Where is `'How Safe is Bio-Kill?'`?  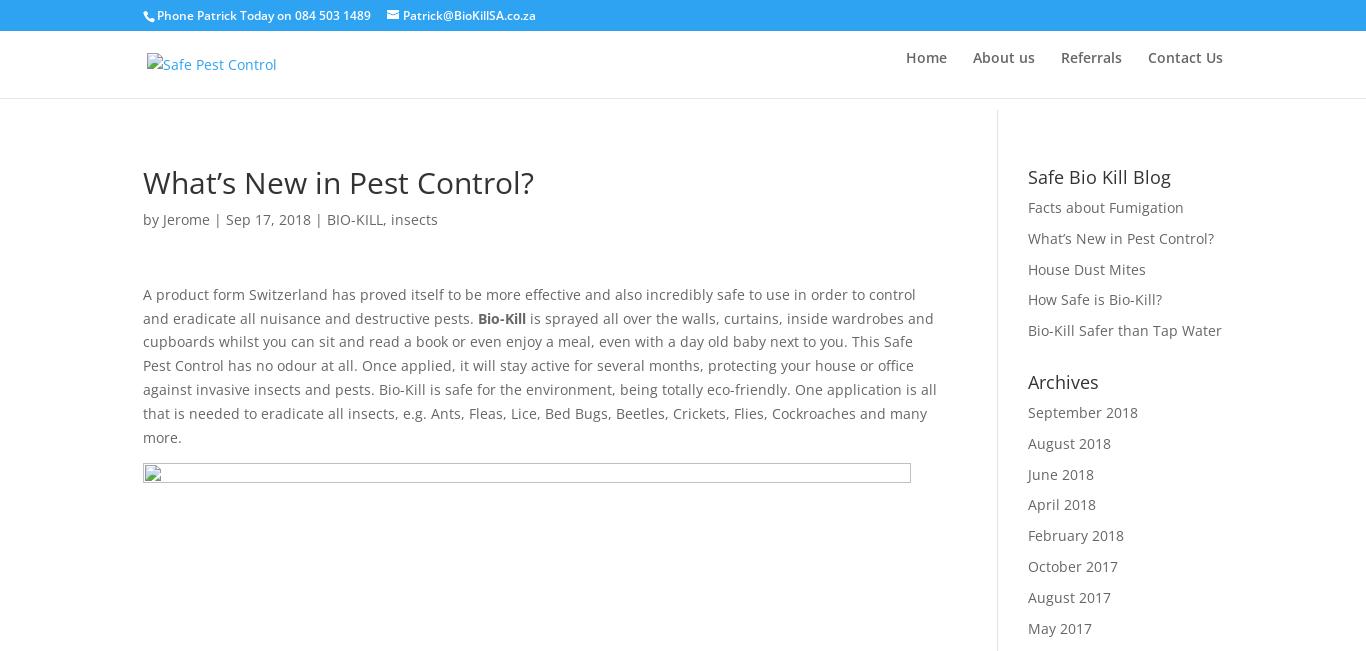
'How Safe is Bio-Kill?' is located at coordinates (1093, 298).